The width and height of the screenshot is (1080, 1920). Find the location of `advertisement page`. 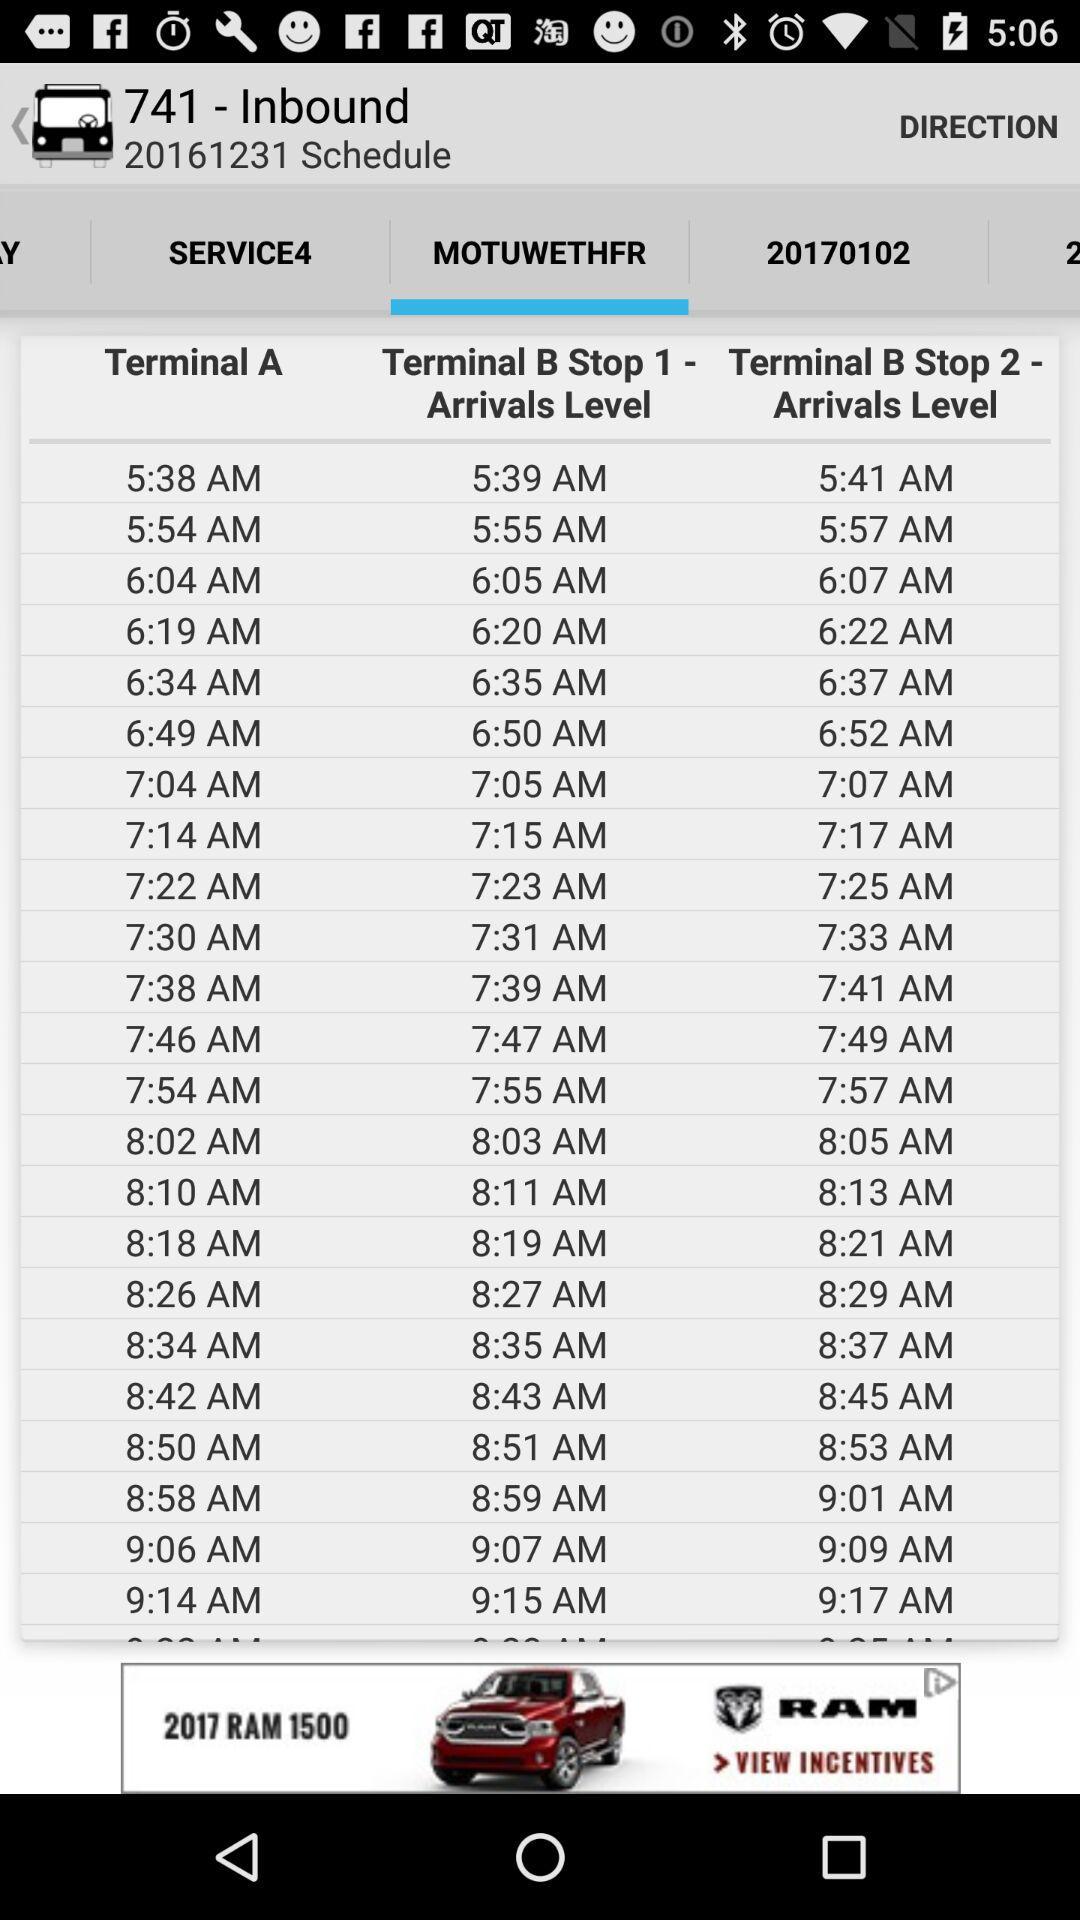

advertisement page is located at coordinates (540, 1727).